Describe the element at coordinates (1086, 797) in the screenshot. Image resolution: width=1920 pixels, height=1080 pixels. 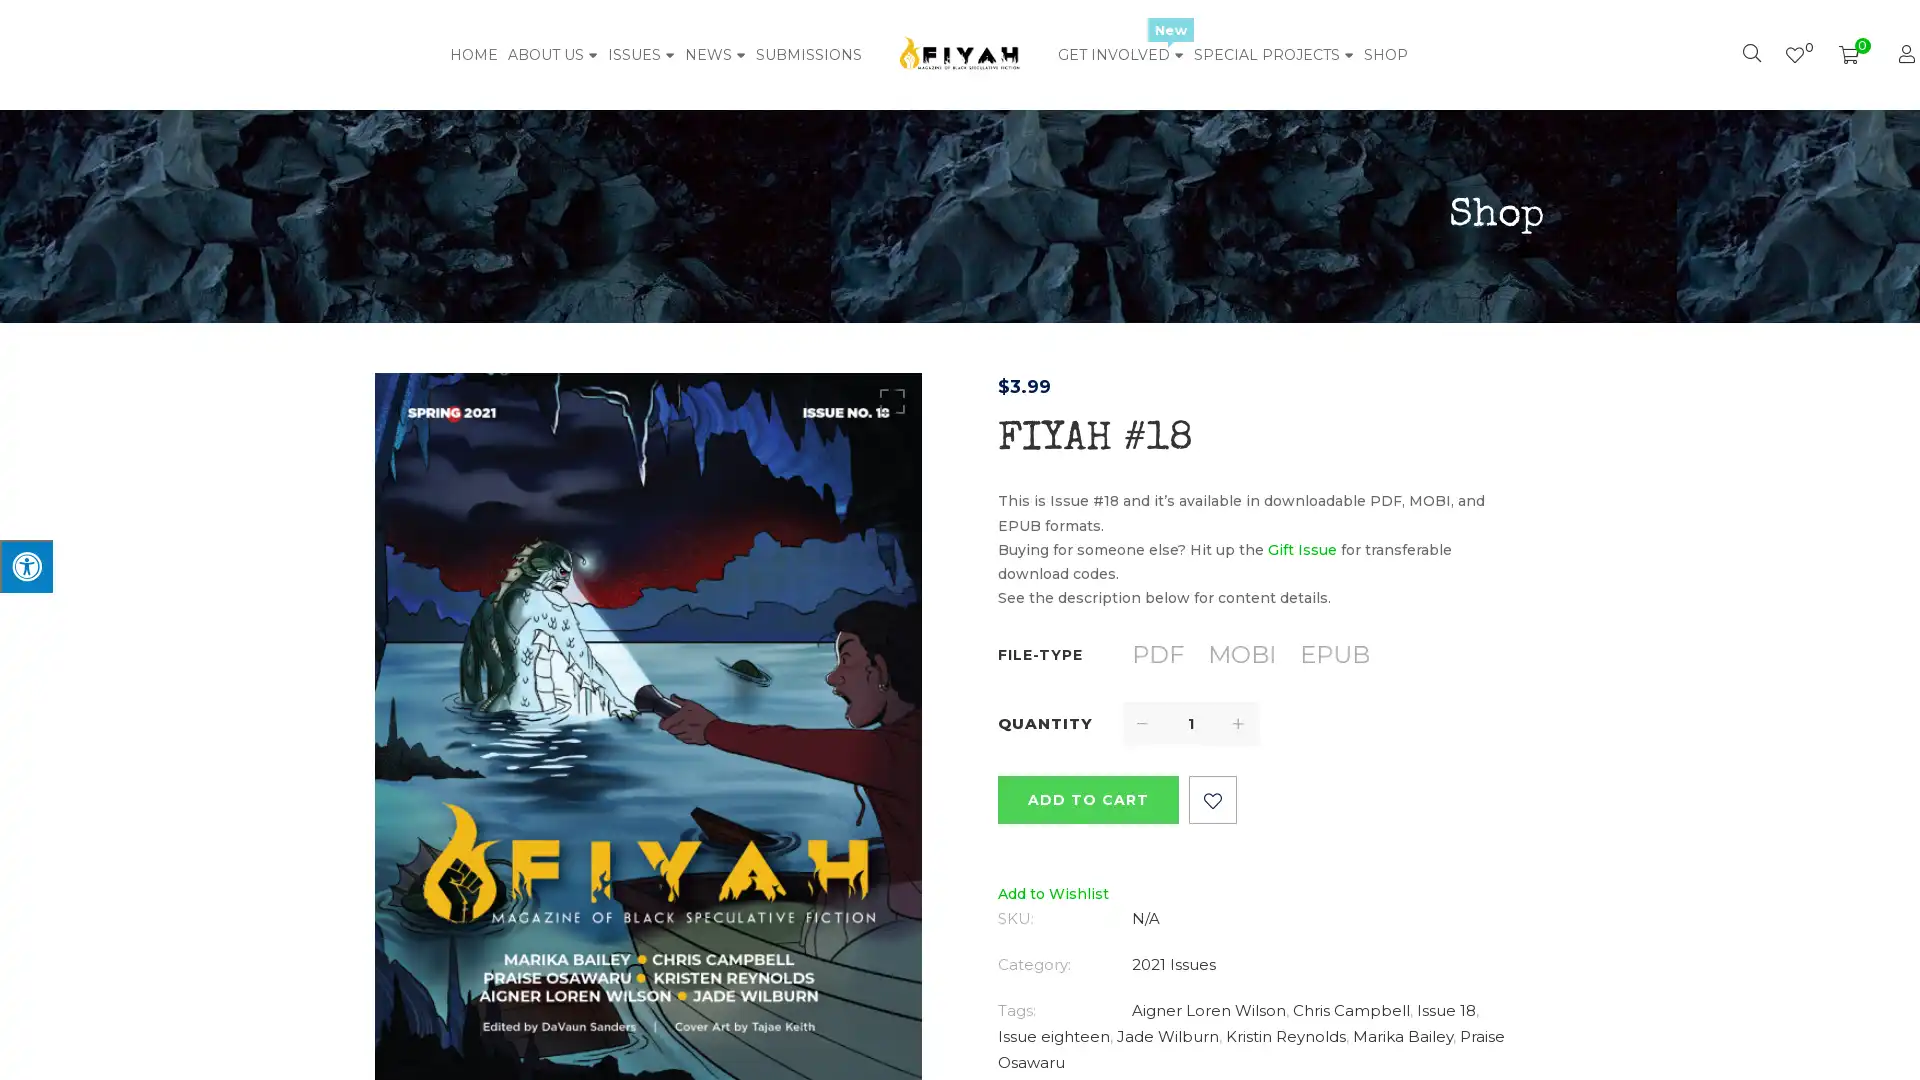
I see `ADD TO CART` at that location.